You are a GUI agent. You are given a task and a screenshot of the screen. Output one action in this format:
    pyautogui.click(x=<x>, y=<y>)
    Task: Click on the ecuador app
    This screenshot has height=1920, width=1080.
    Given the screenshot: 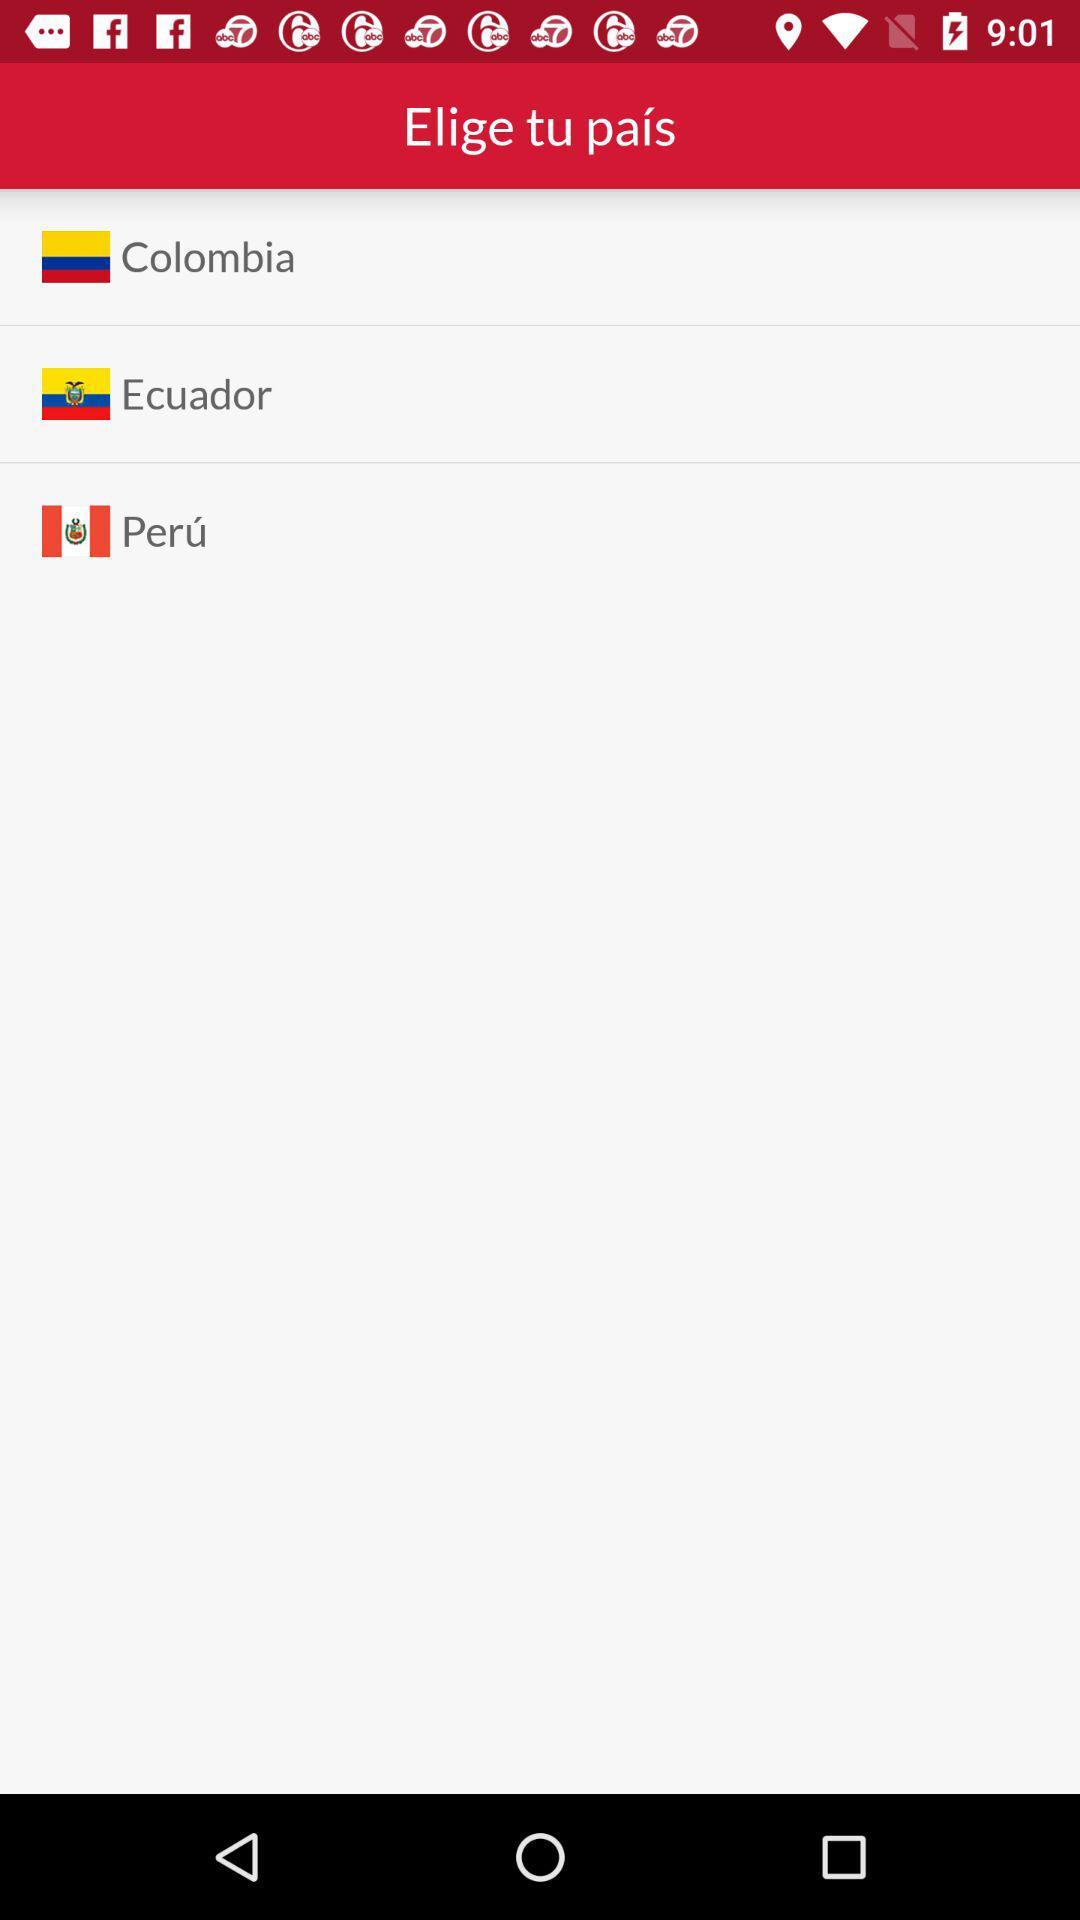 What is the action you would take?
    pyautogui.click(x=196, y=394)
    